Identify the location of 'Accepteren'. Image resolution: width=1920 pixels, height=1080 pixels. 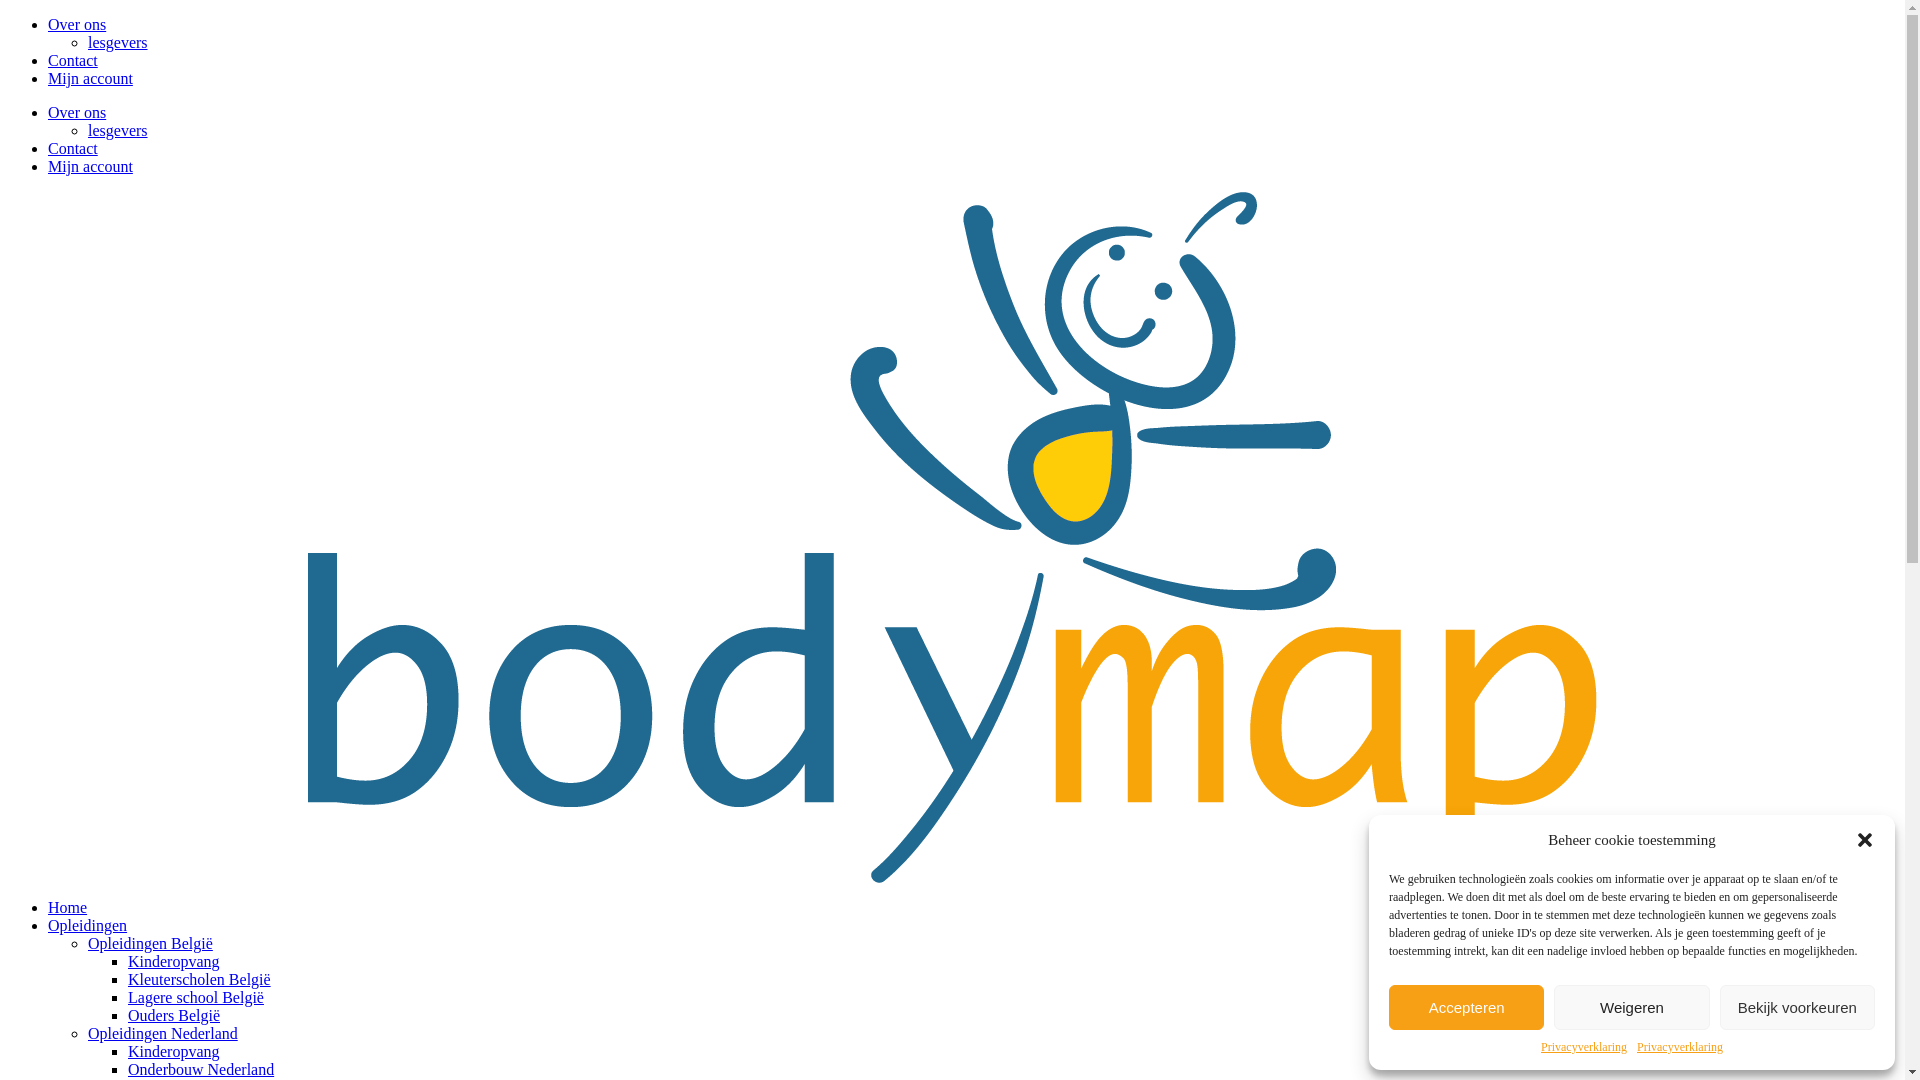
(1387, 1007).